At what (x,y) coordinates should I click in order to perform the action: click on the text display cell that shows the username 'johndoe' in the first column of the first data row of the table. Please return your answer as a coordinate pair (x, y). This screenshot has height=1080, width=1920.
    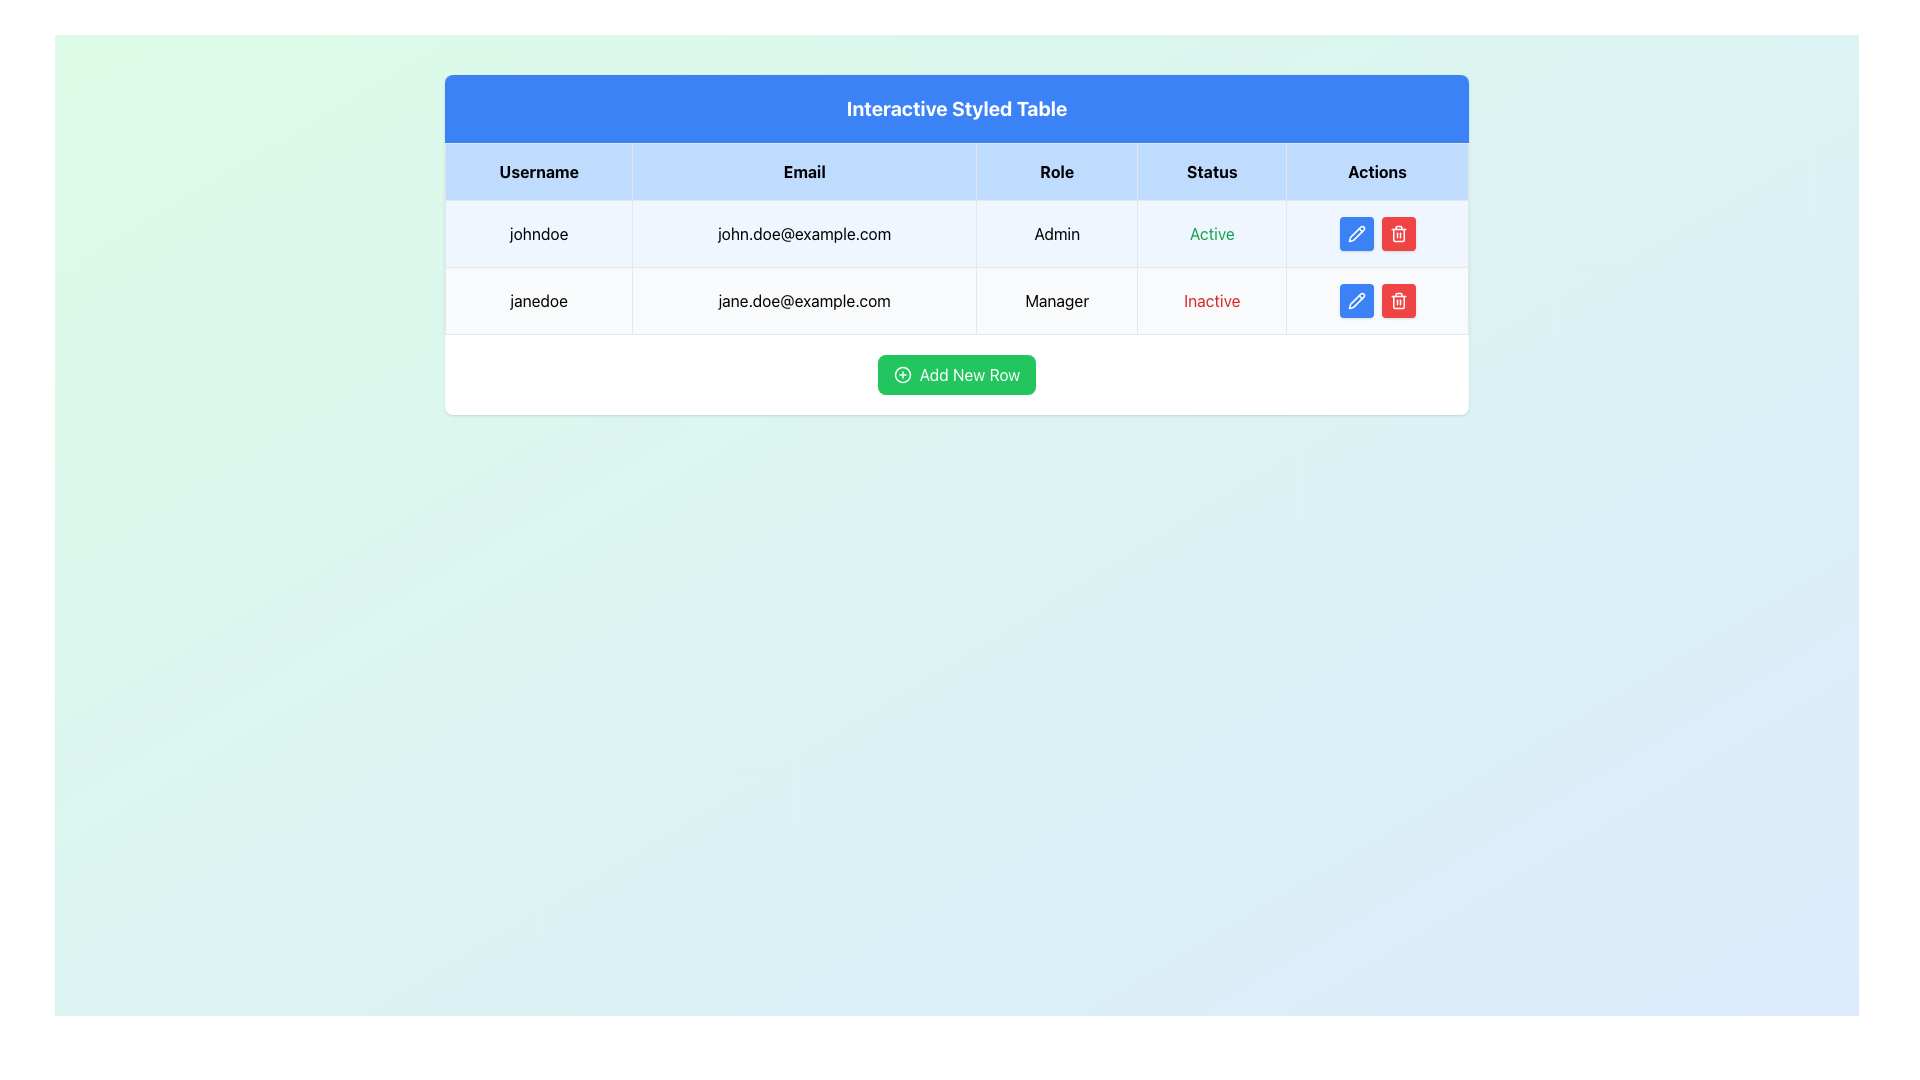
    Looking at the image, I should click on (539, 233).